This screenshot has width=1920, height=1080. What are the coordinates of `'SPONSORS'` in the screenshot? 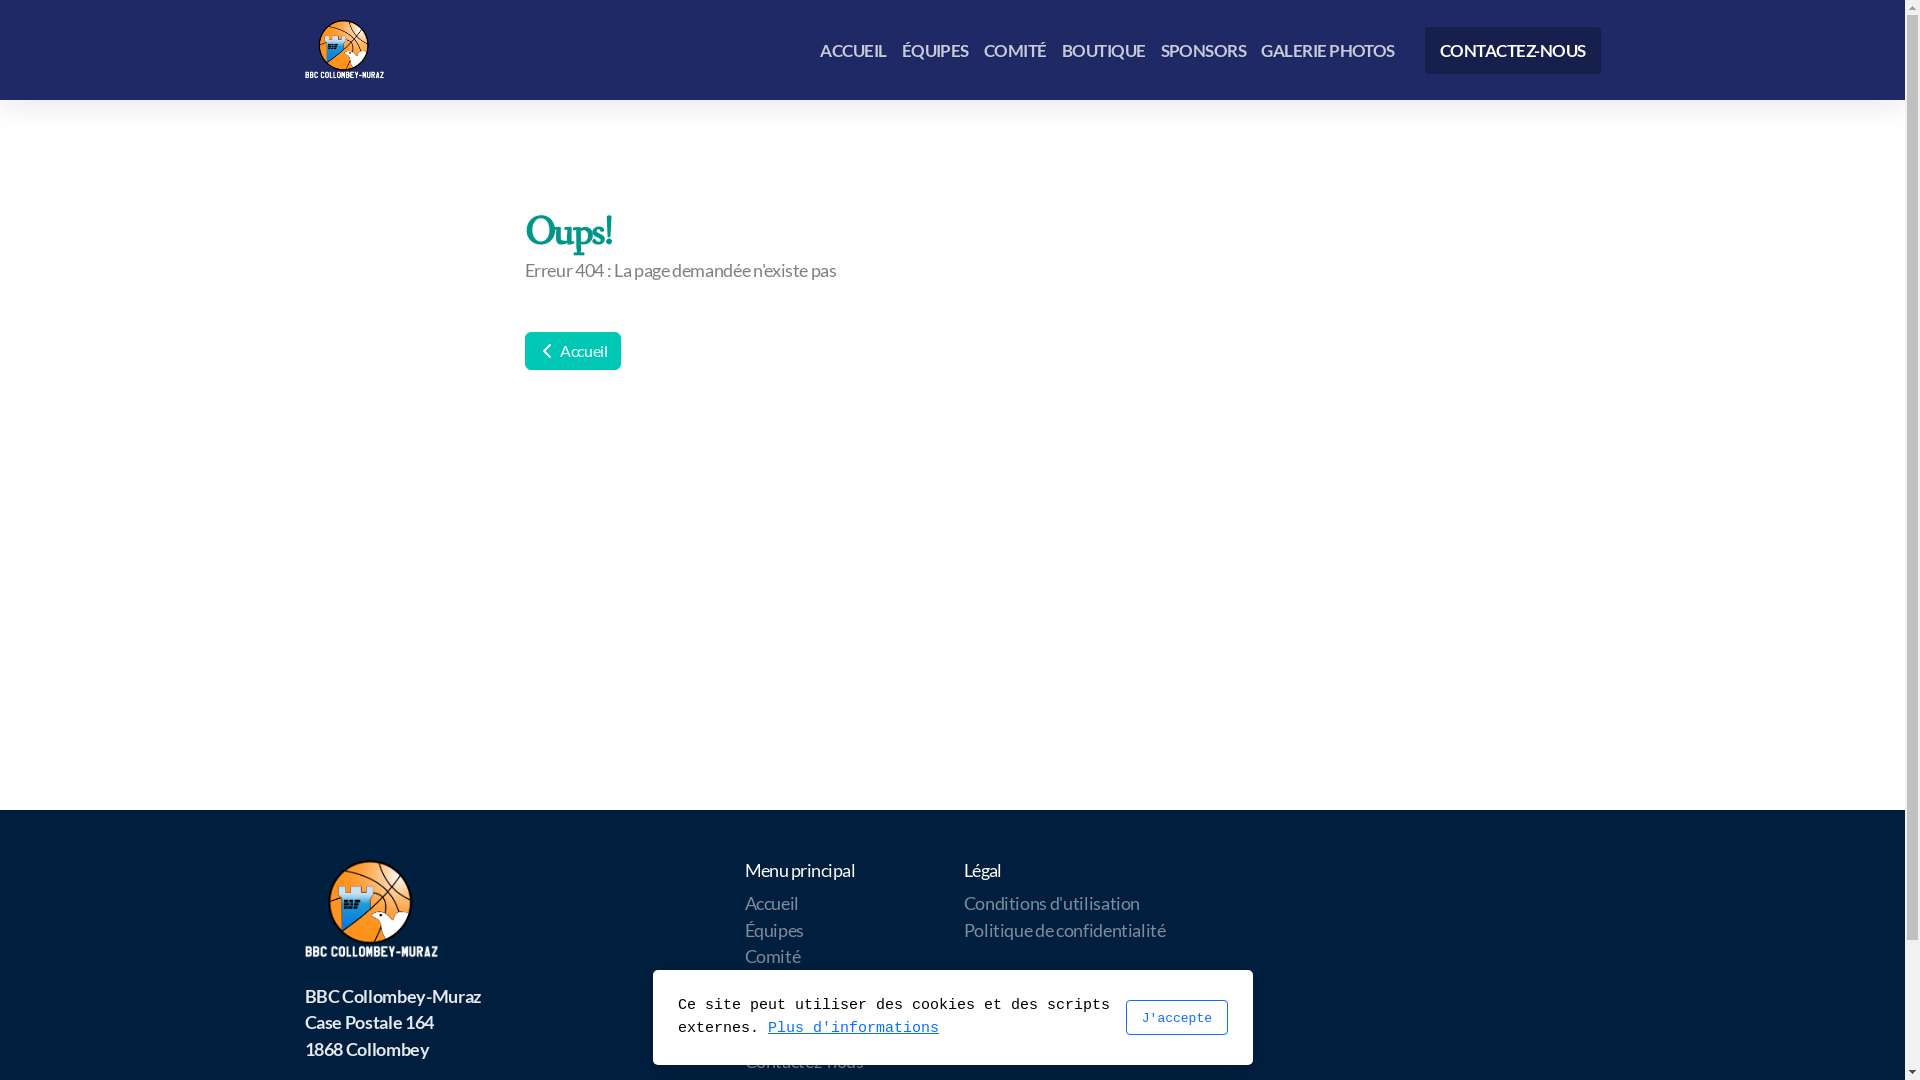 It's located at (1202, 48).